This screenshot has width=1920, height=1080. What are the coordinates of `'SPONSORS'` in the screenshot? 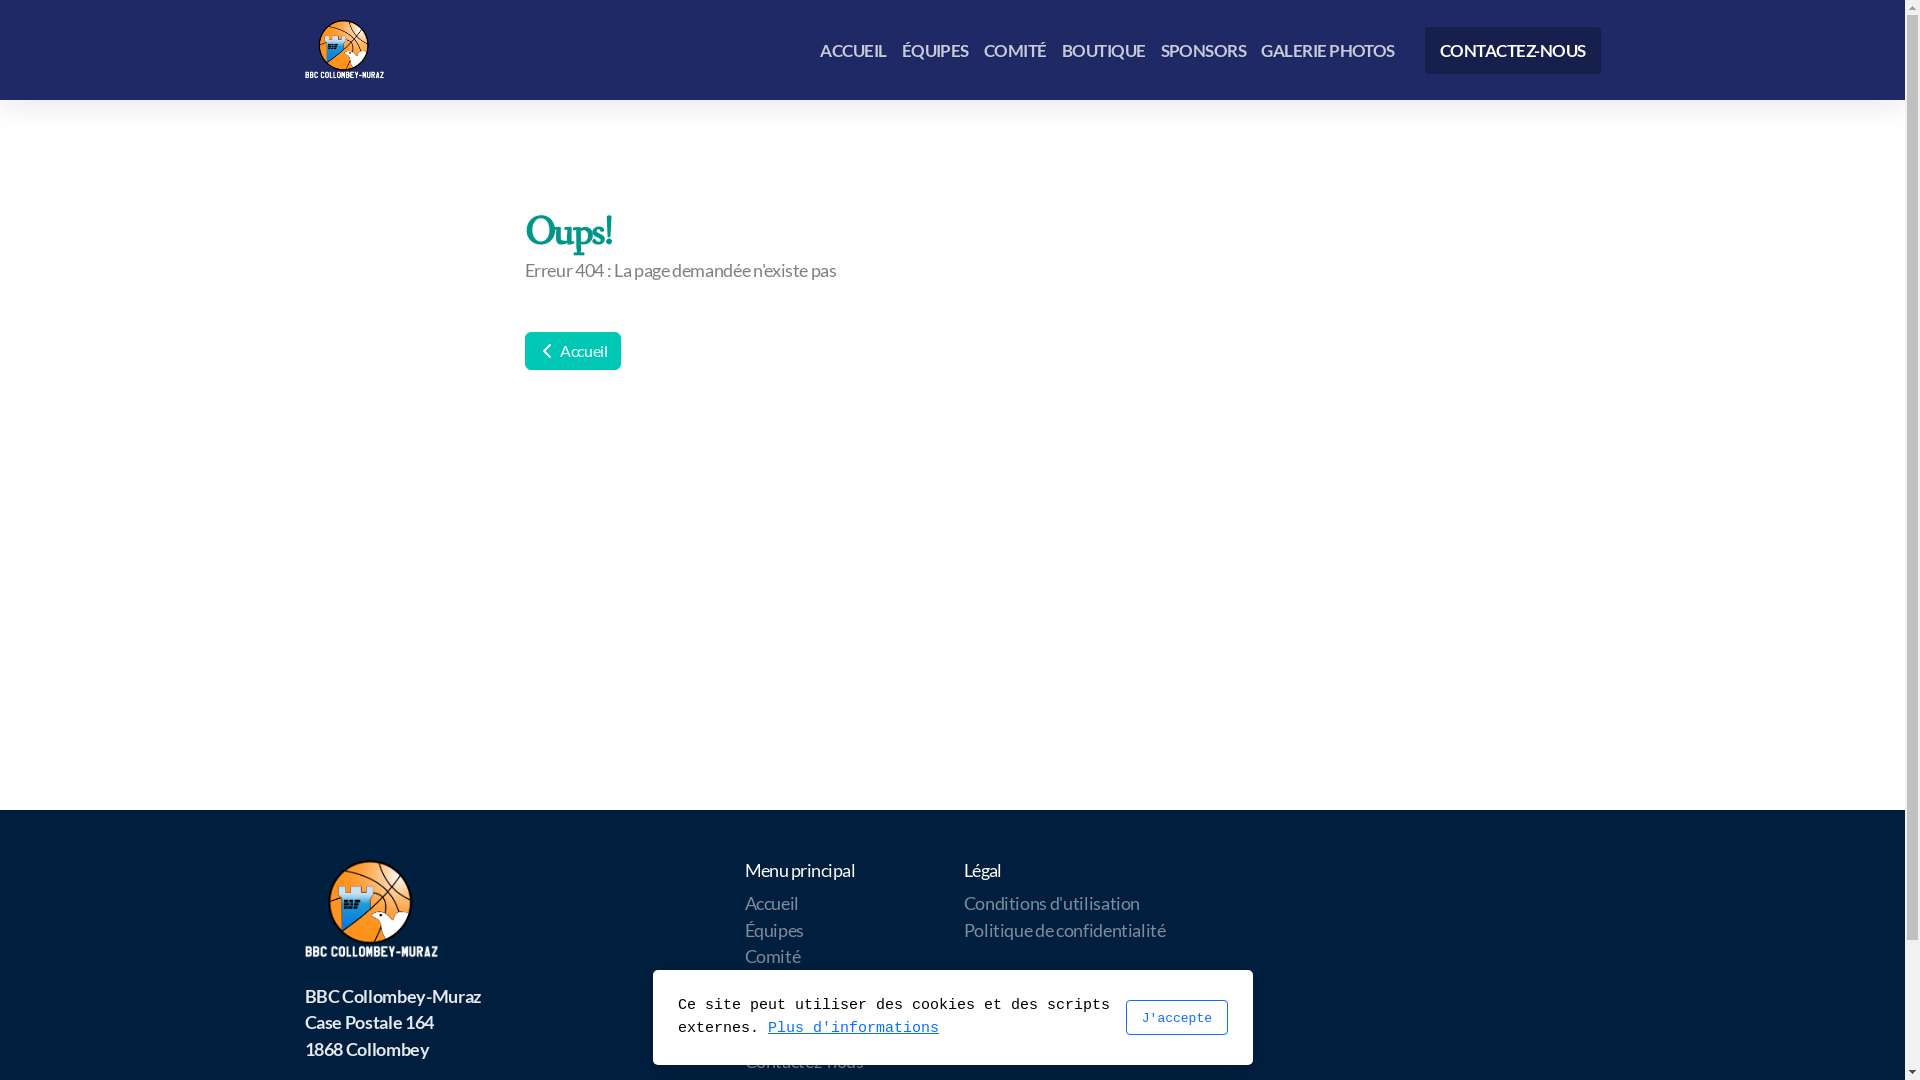 It's located at (1202, 48).